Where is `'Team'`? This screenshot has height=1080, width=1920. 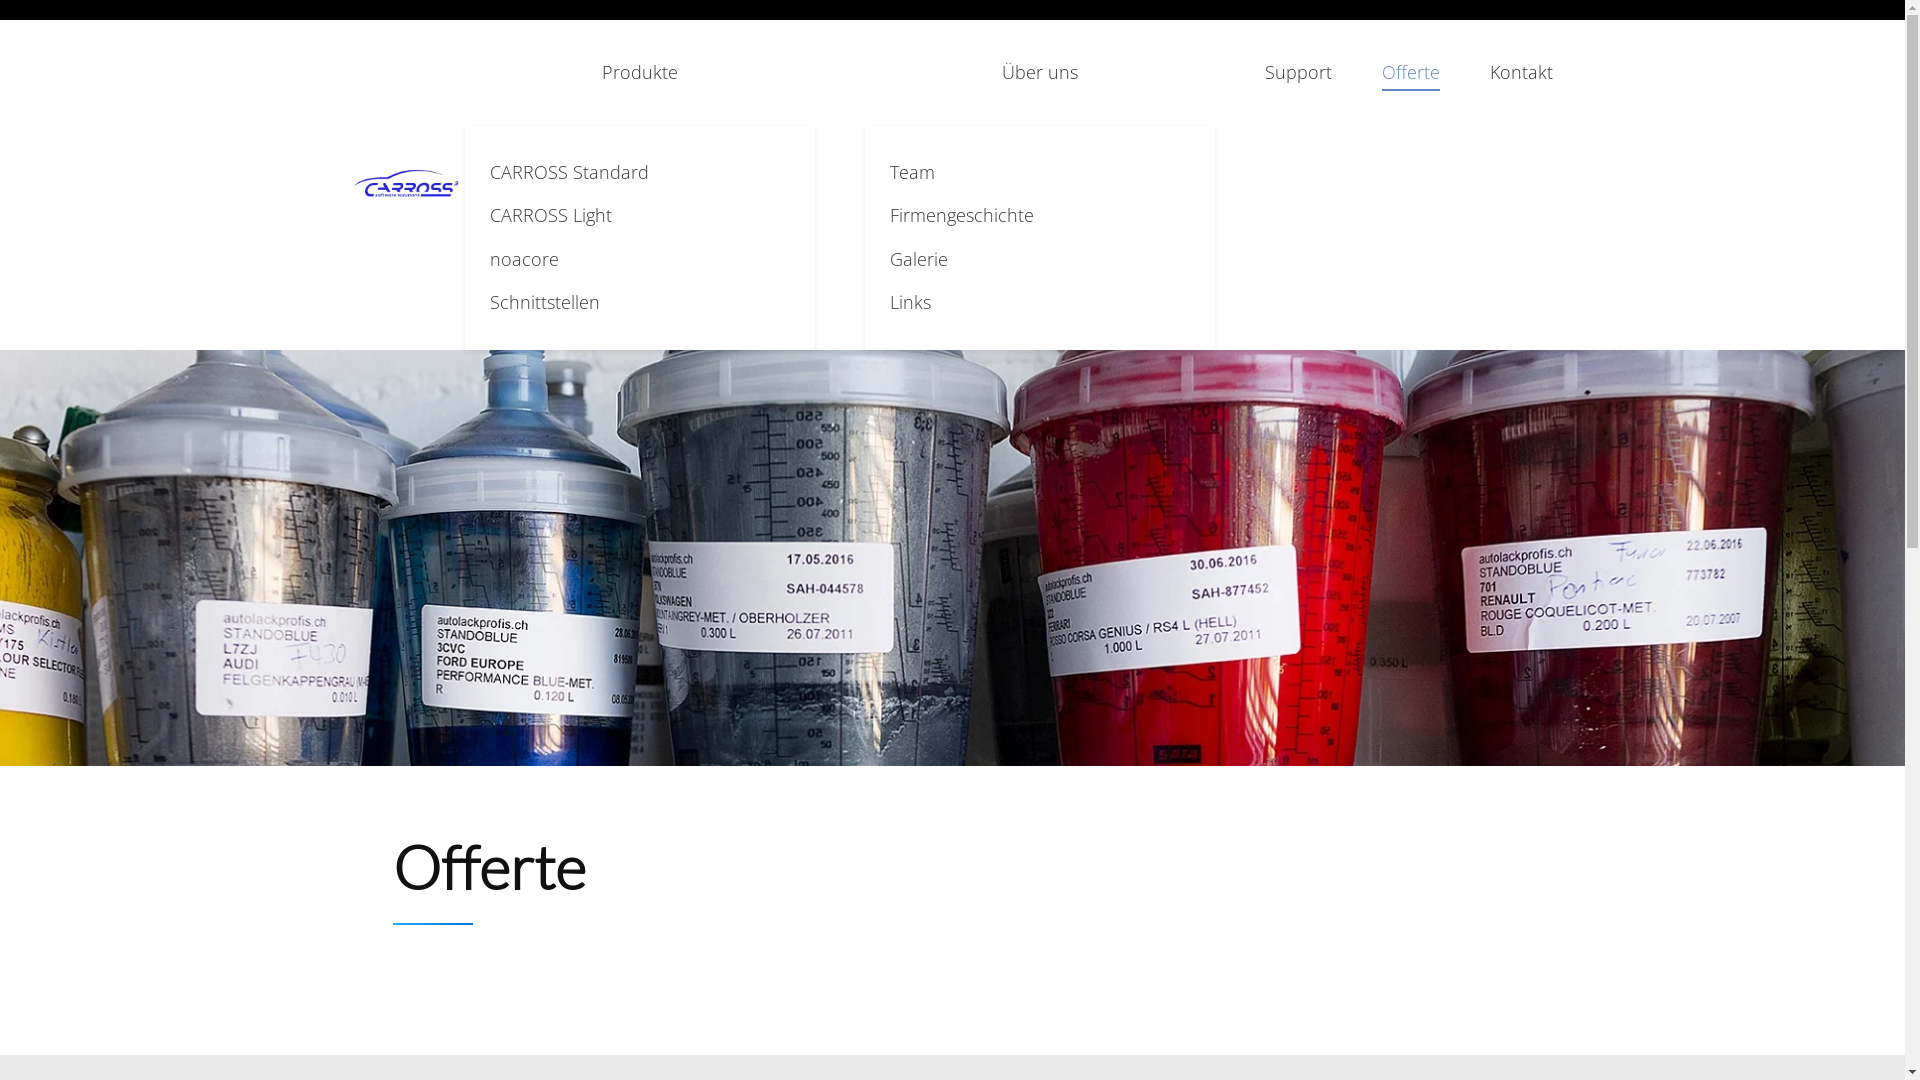 'Team' is located at coordinates (1040, 171).